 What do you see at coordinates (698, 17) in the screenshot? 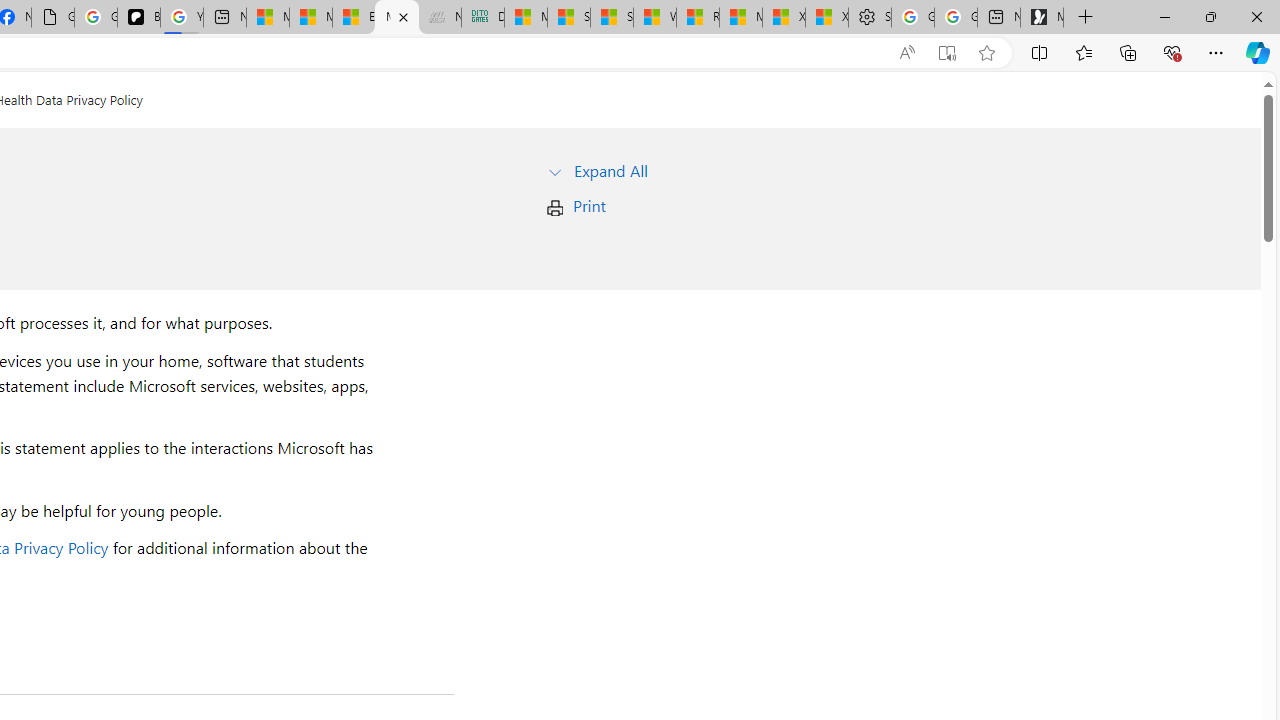
I see `'R******* | Trusted Community Engagement and Contributions'` at bounding box center [698, 17].